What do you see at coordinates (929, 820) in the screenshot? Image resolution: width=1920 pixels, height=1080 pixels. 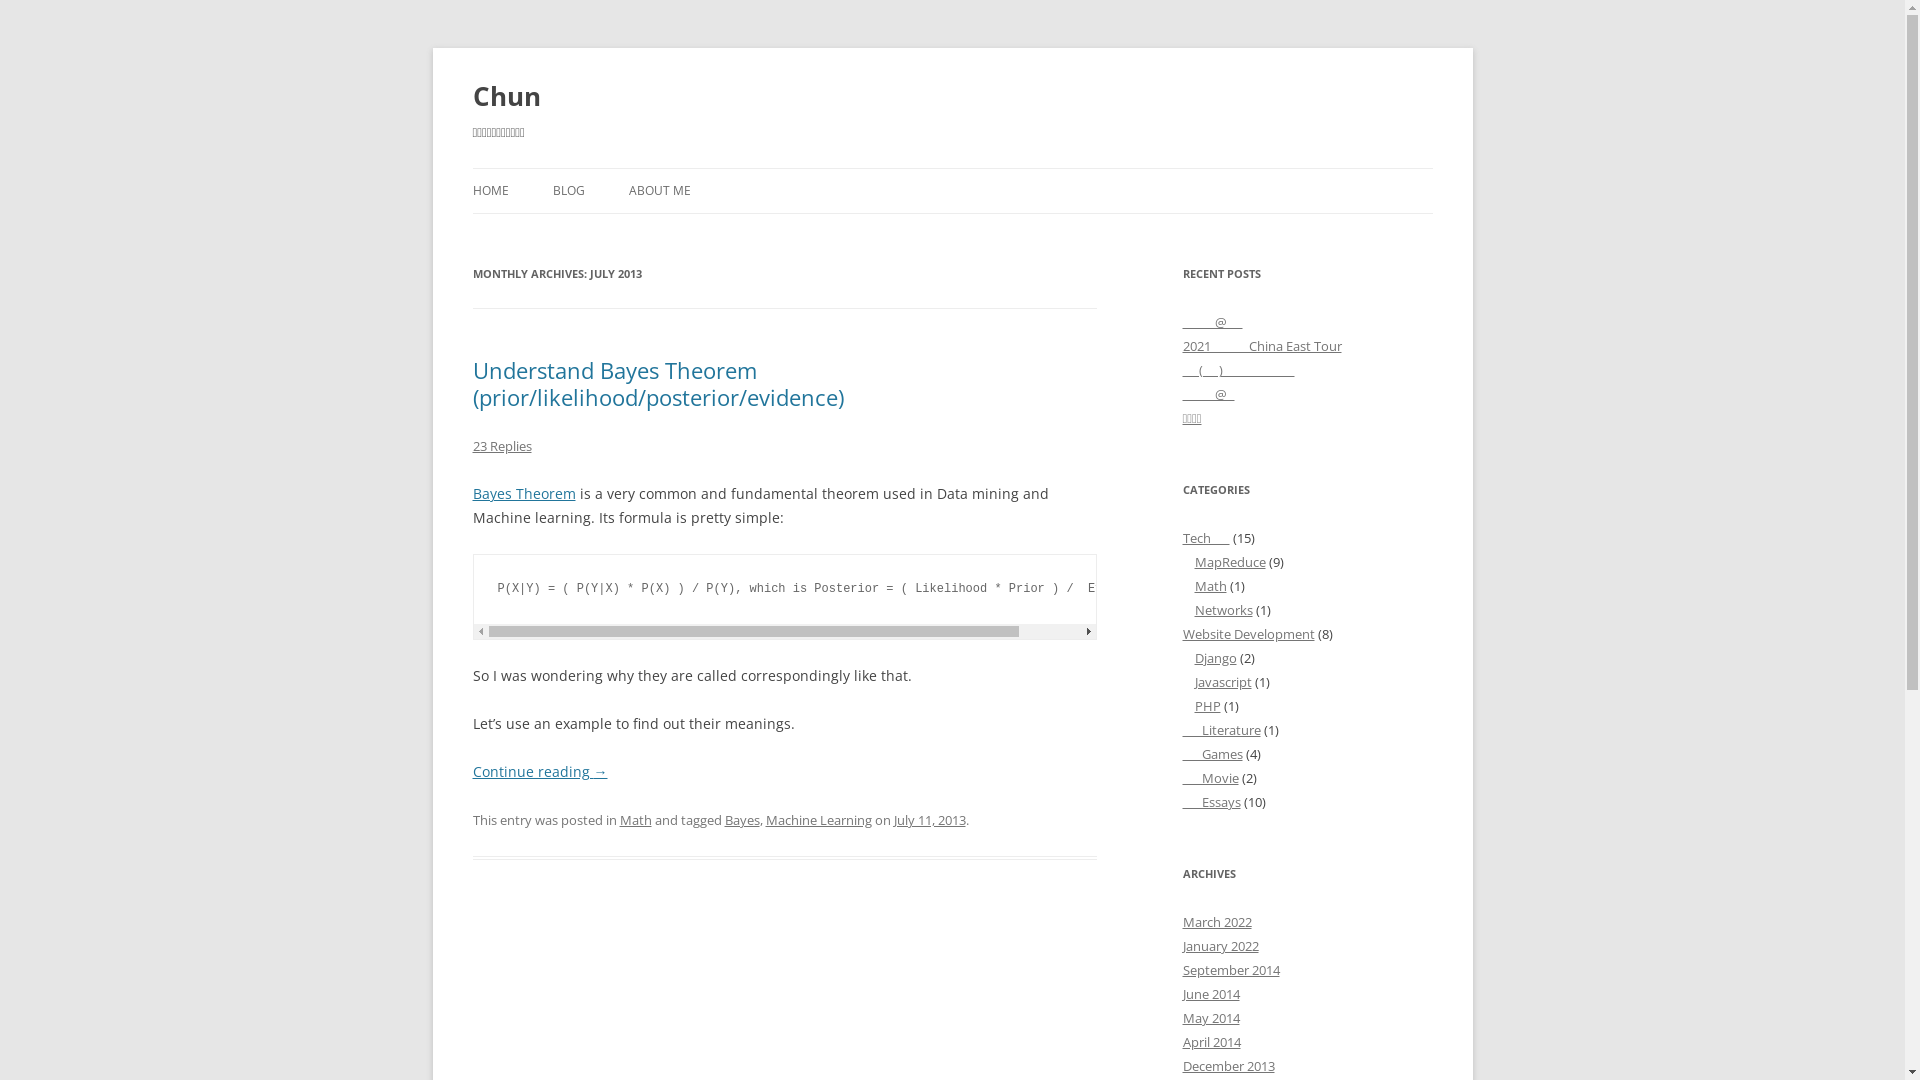 I see `'July 11, 2013'` at bounding box center [929, 820].